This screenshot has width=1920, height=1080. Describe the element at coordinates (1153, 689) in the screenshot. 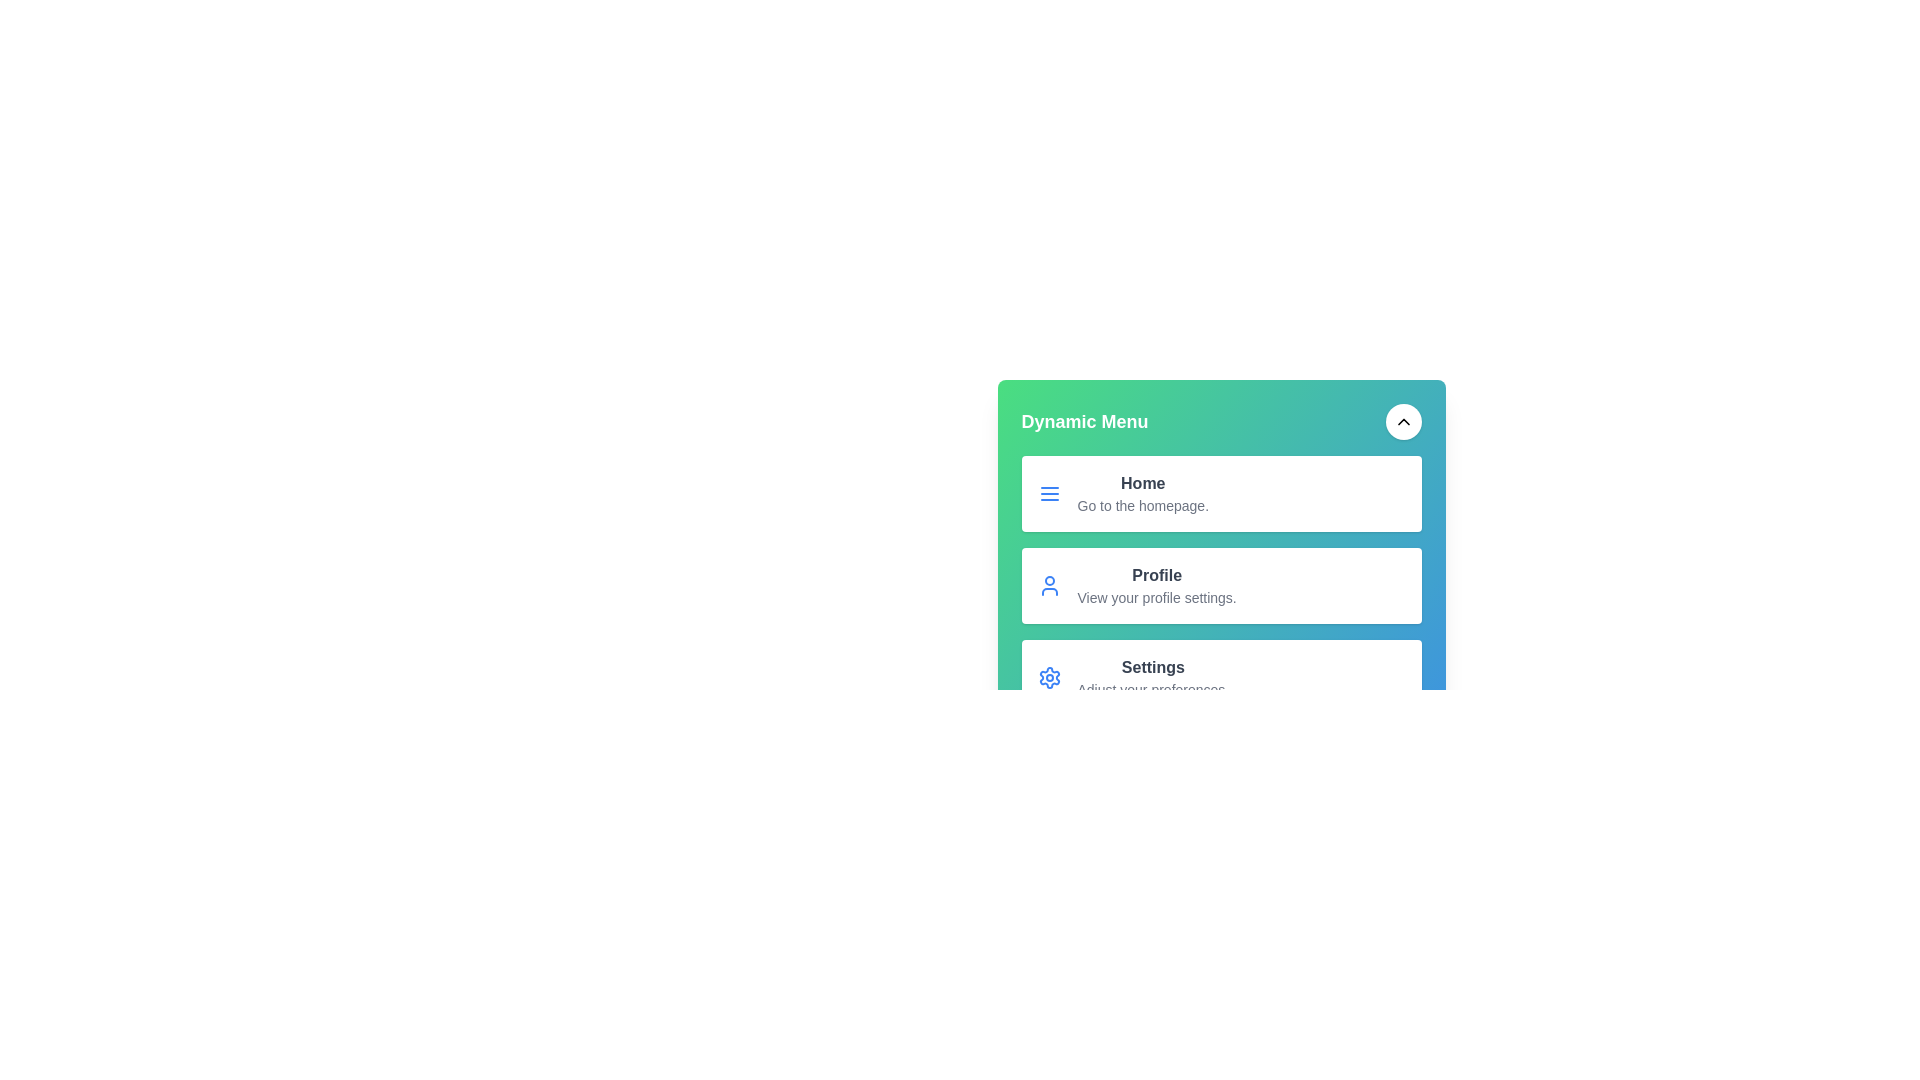

I see `the descriptive text element located below the 'Settings' label in the 'Settings' section of the vertical menu` at that location.